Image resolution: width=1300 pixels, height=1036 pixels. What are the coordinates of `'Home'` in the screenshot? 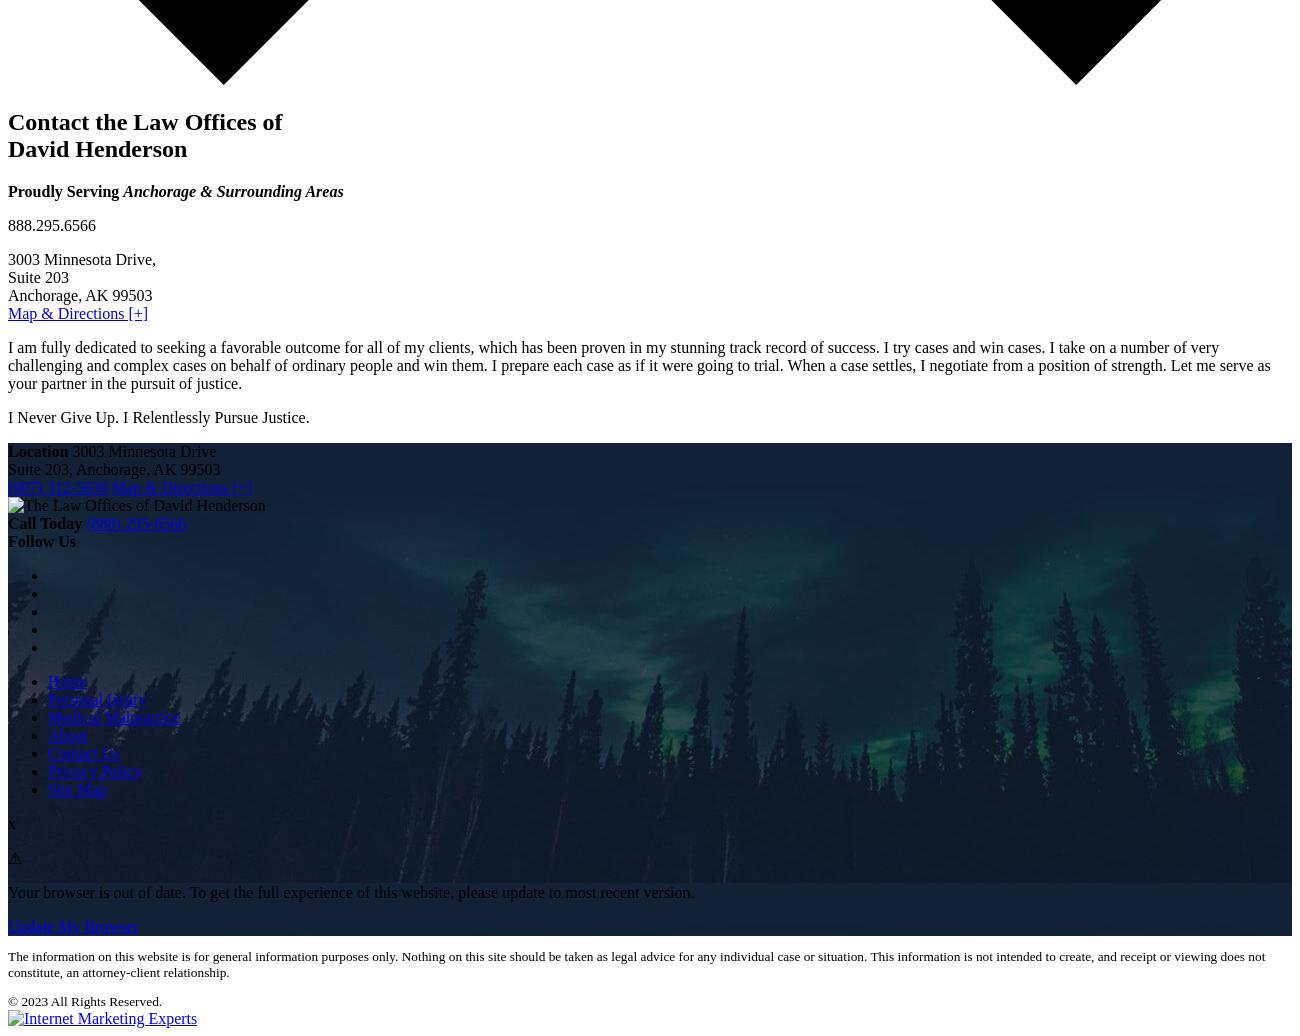 It's located at (67, 680).